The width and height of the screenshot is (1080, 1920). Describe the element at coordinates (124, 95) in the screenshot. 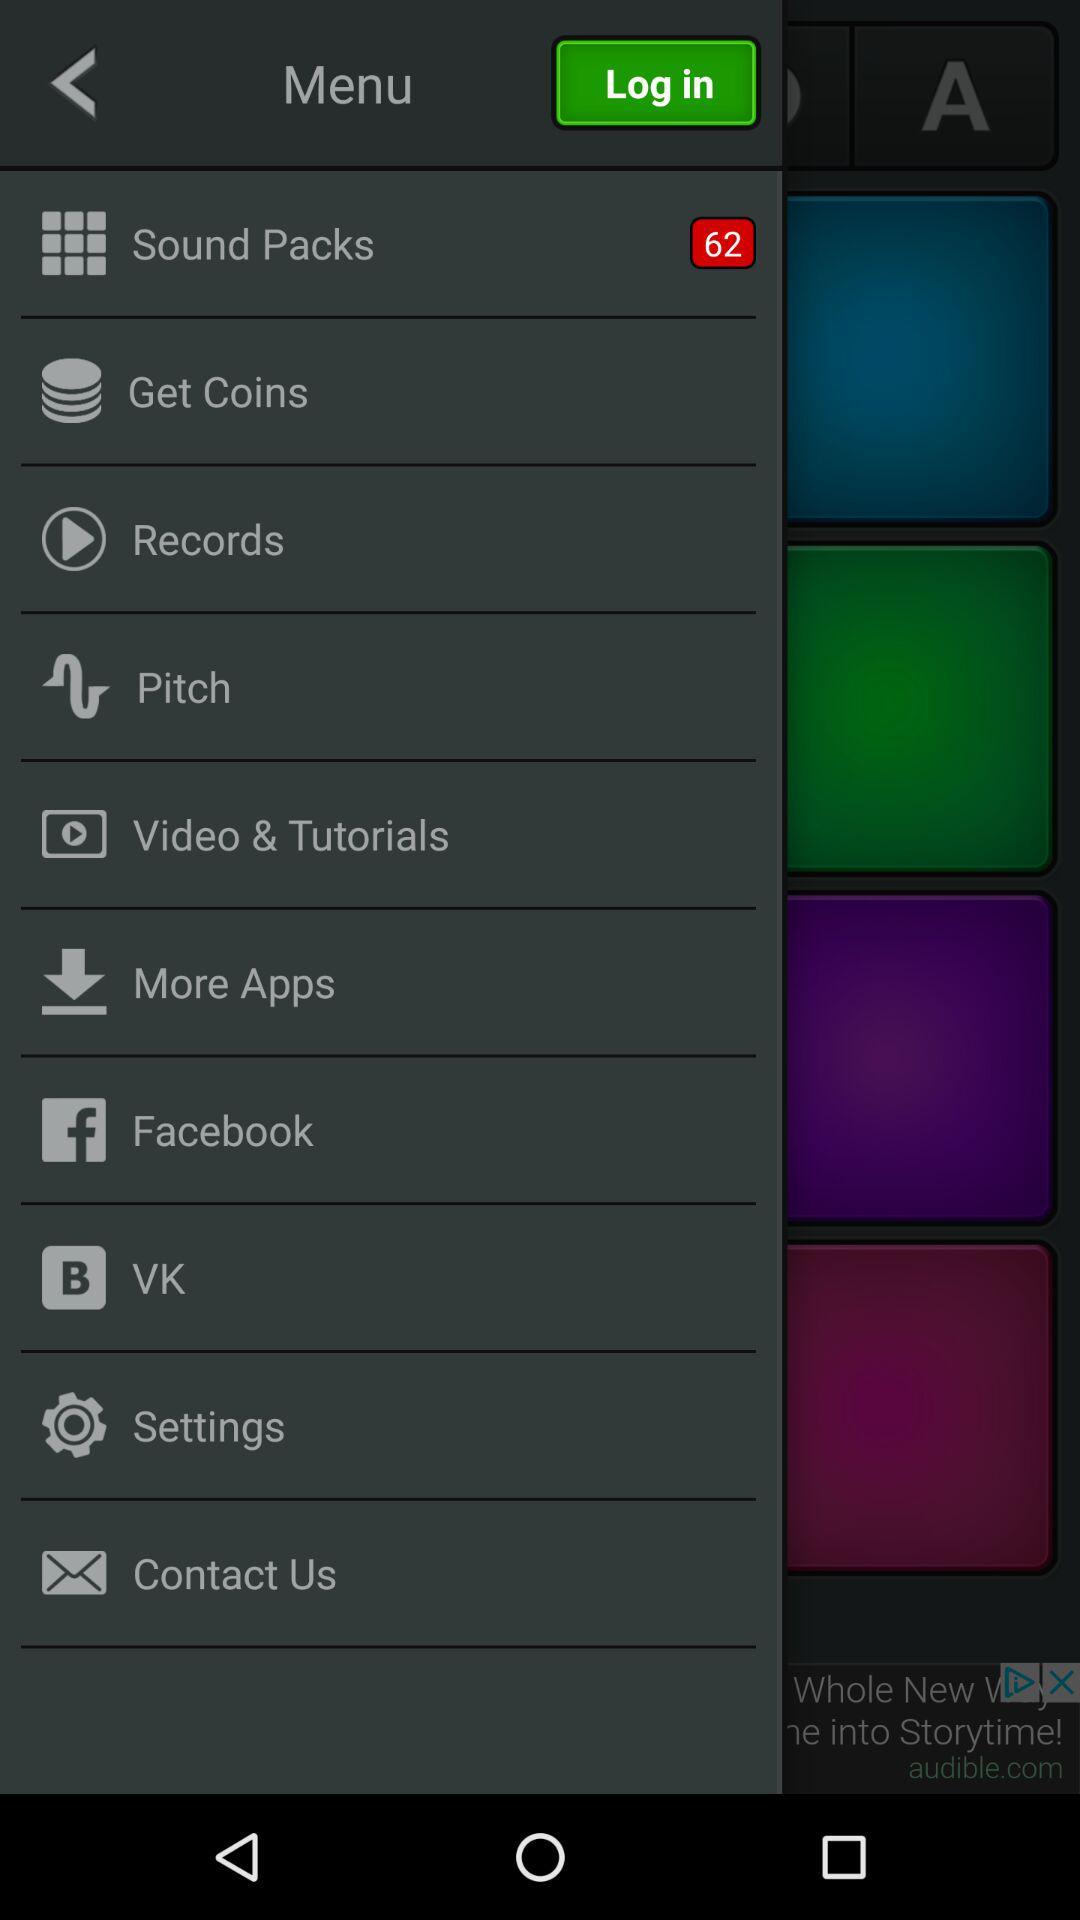

I see `the arrow_backward icon` at that location.